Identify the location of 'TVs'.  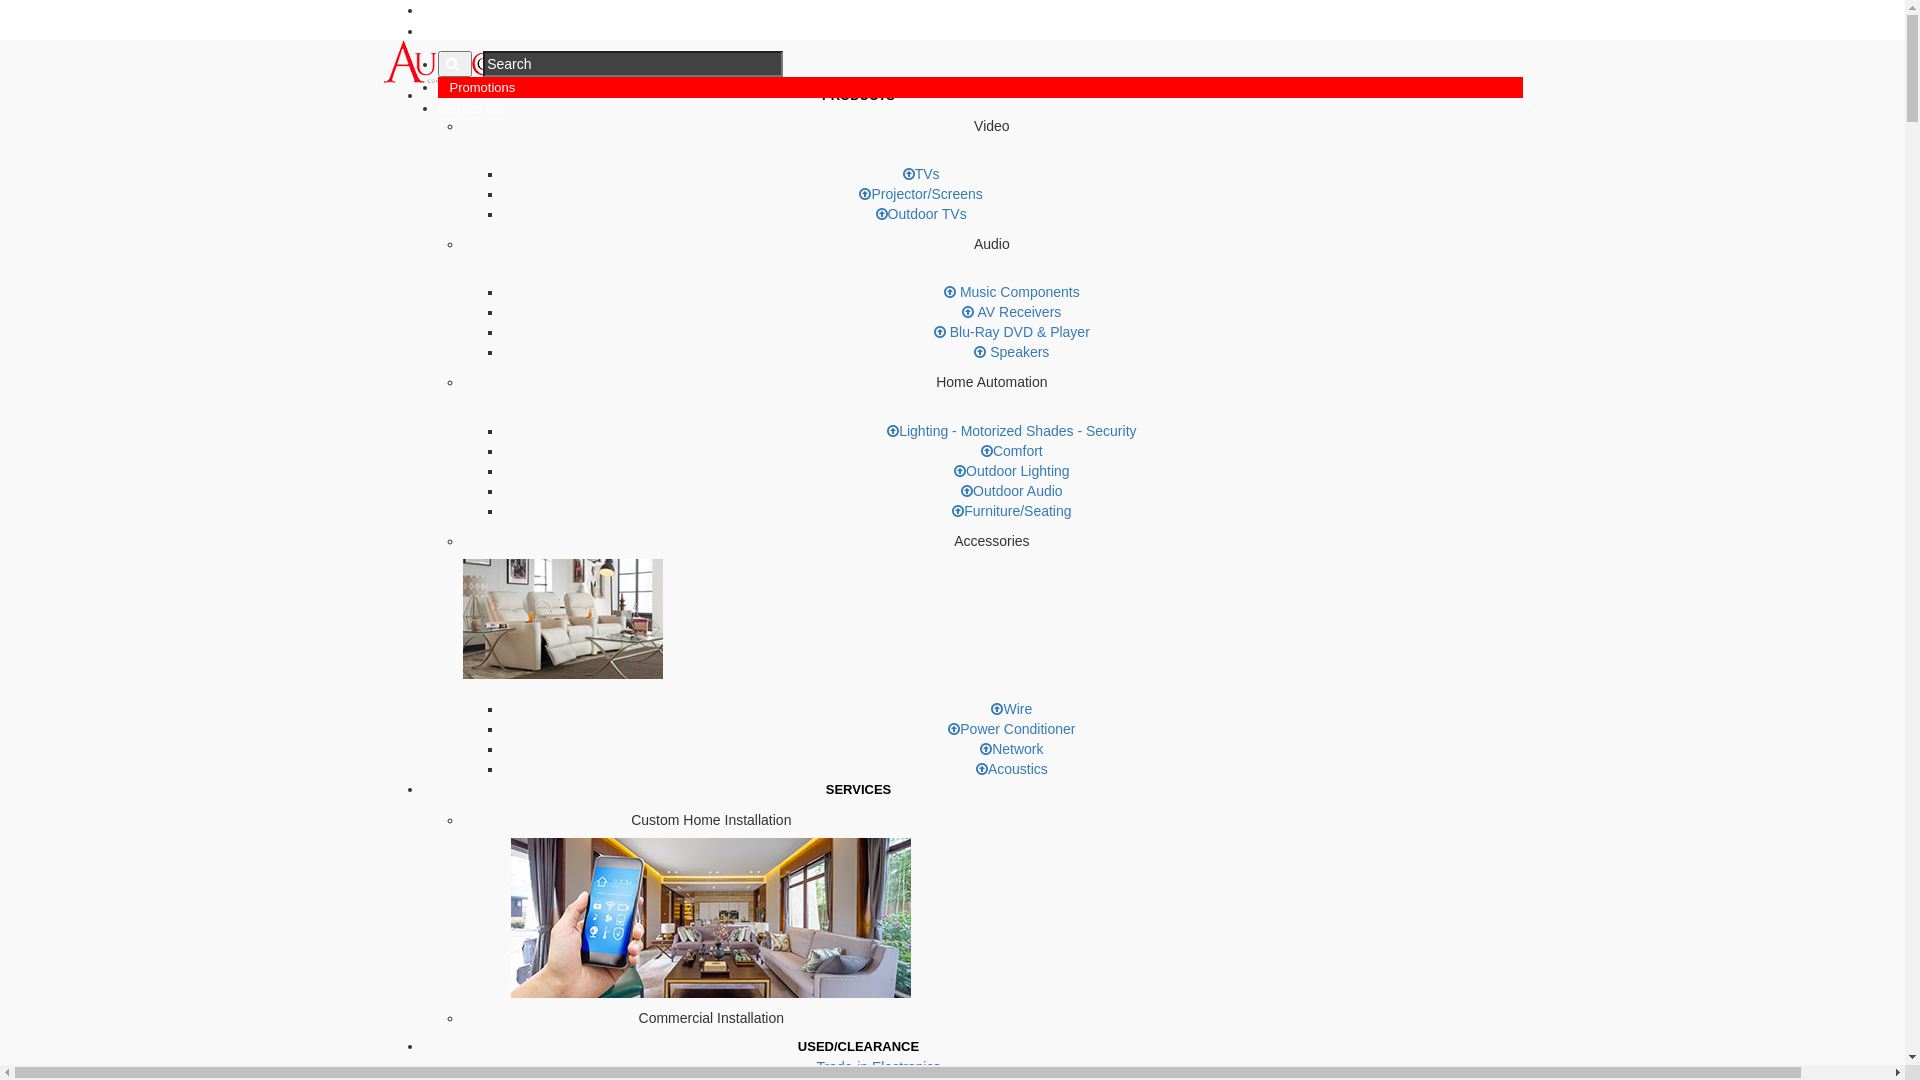
(901, 172).